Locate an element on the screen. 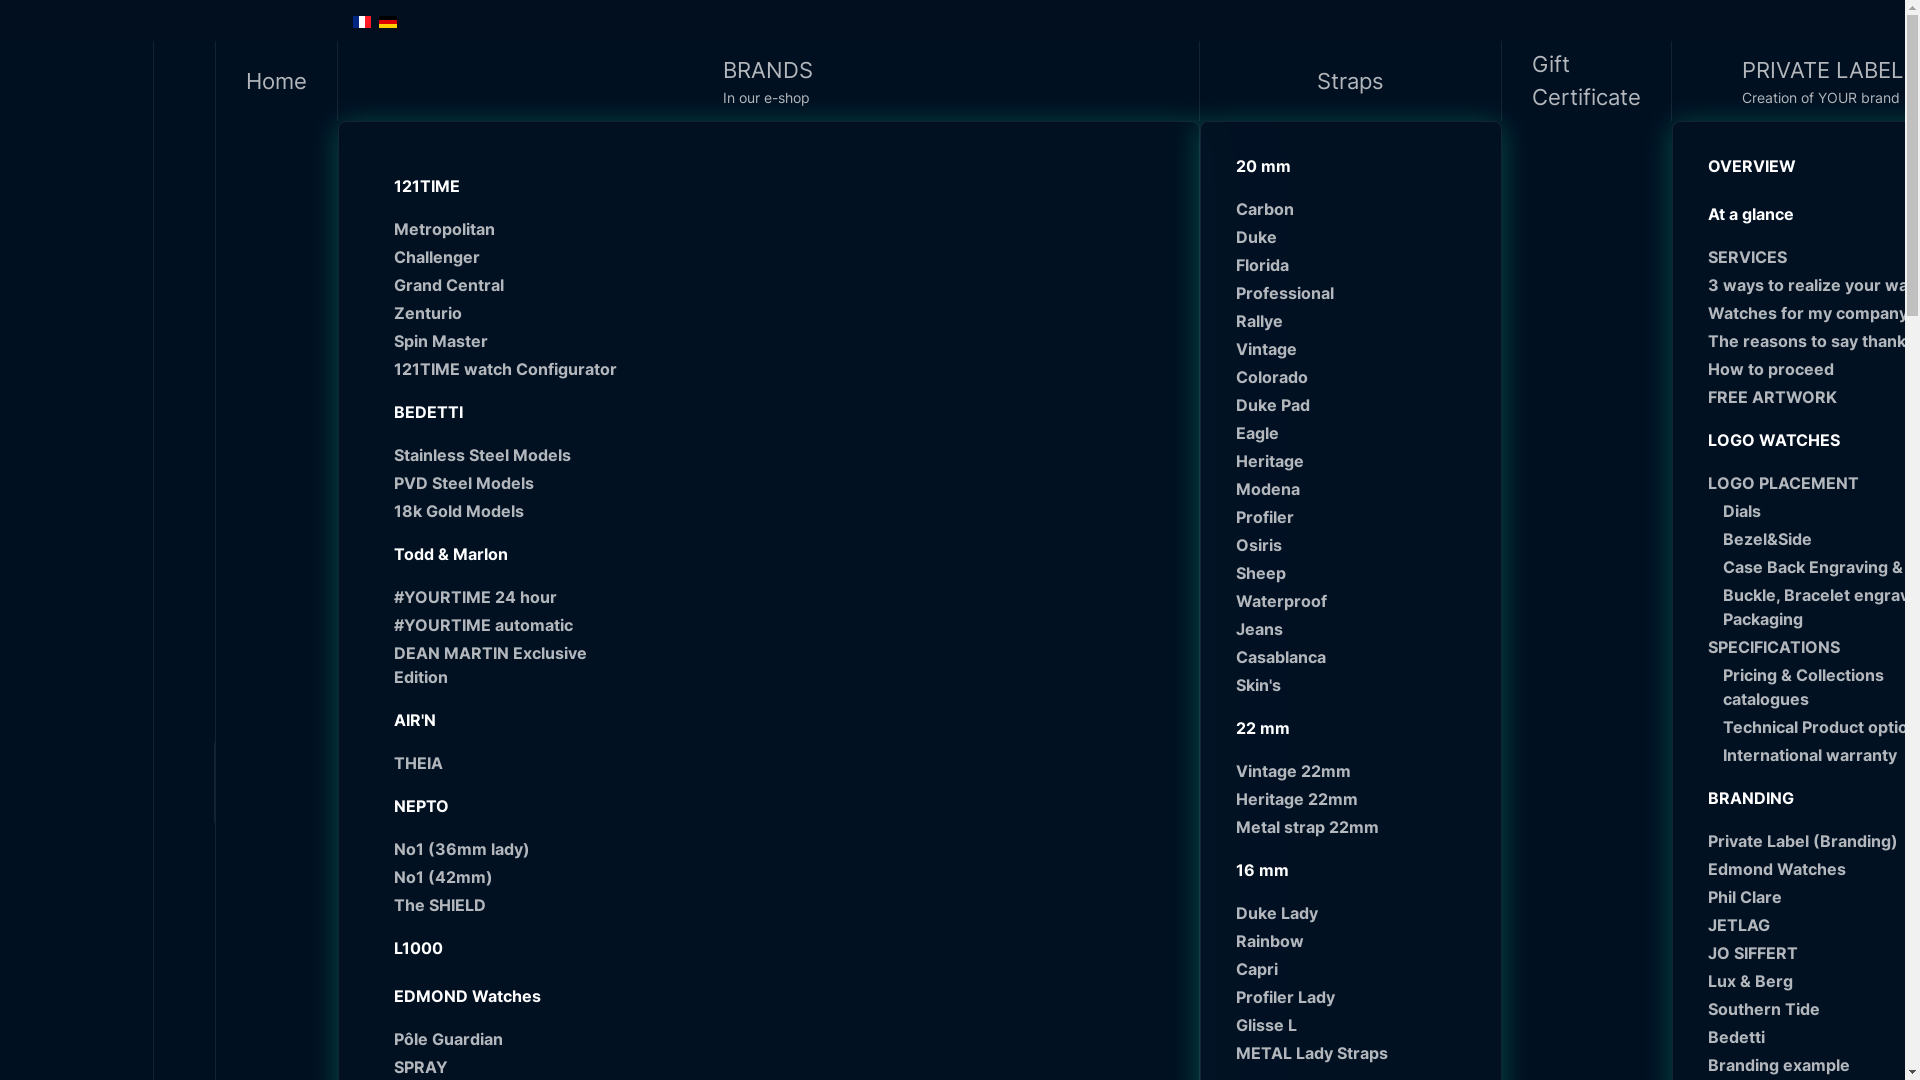 This screenshot has height=1080, width=1920. 'Rainbow' is located at coordinates (1358, 941).